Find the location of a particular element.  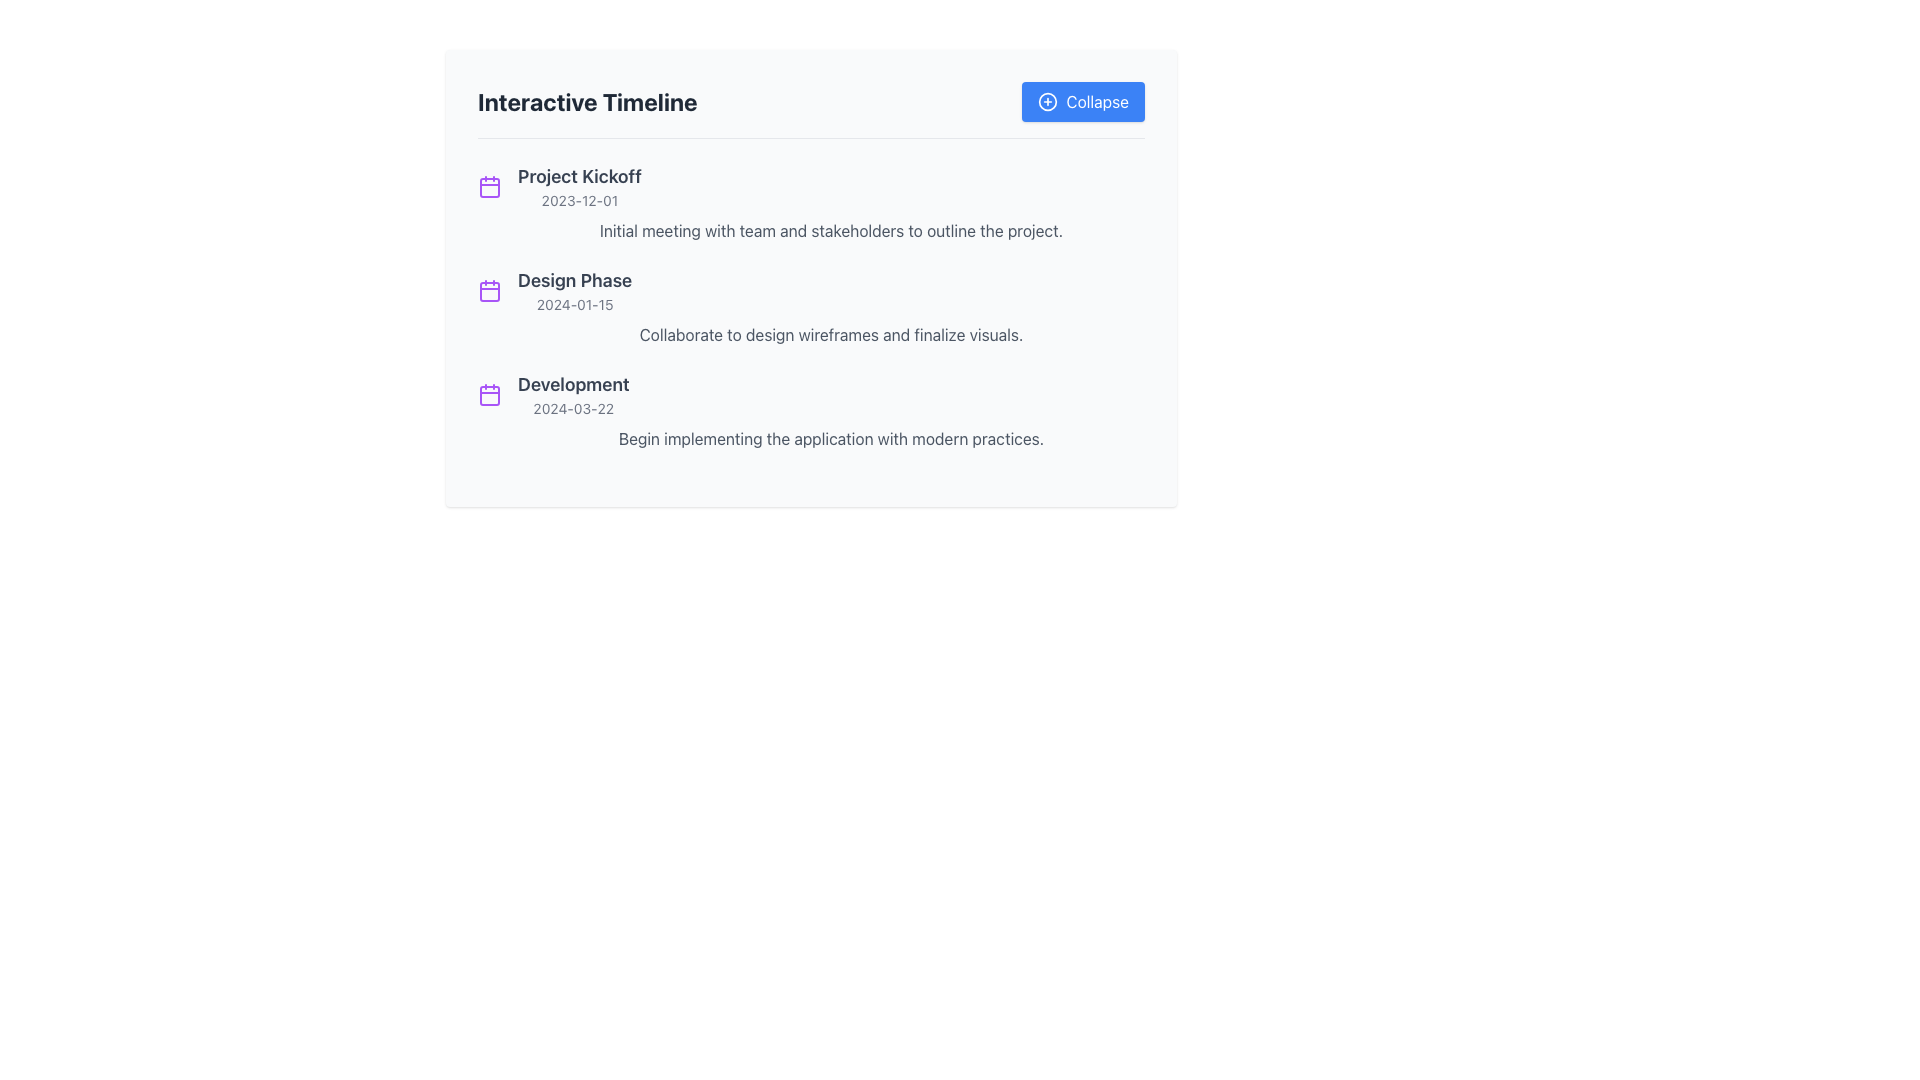

date displayed in the Text Label that is located beneath the 'Design Phase' text in the interactive timeline is located at coordinates (574, 304).